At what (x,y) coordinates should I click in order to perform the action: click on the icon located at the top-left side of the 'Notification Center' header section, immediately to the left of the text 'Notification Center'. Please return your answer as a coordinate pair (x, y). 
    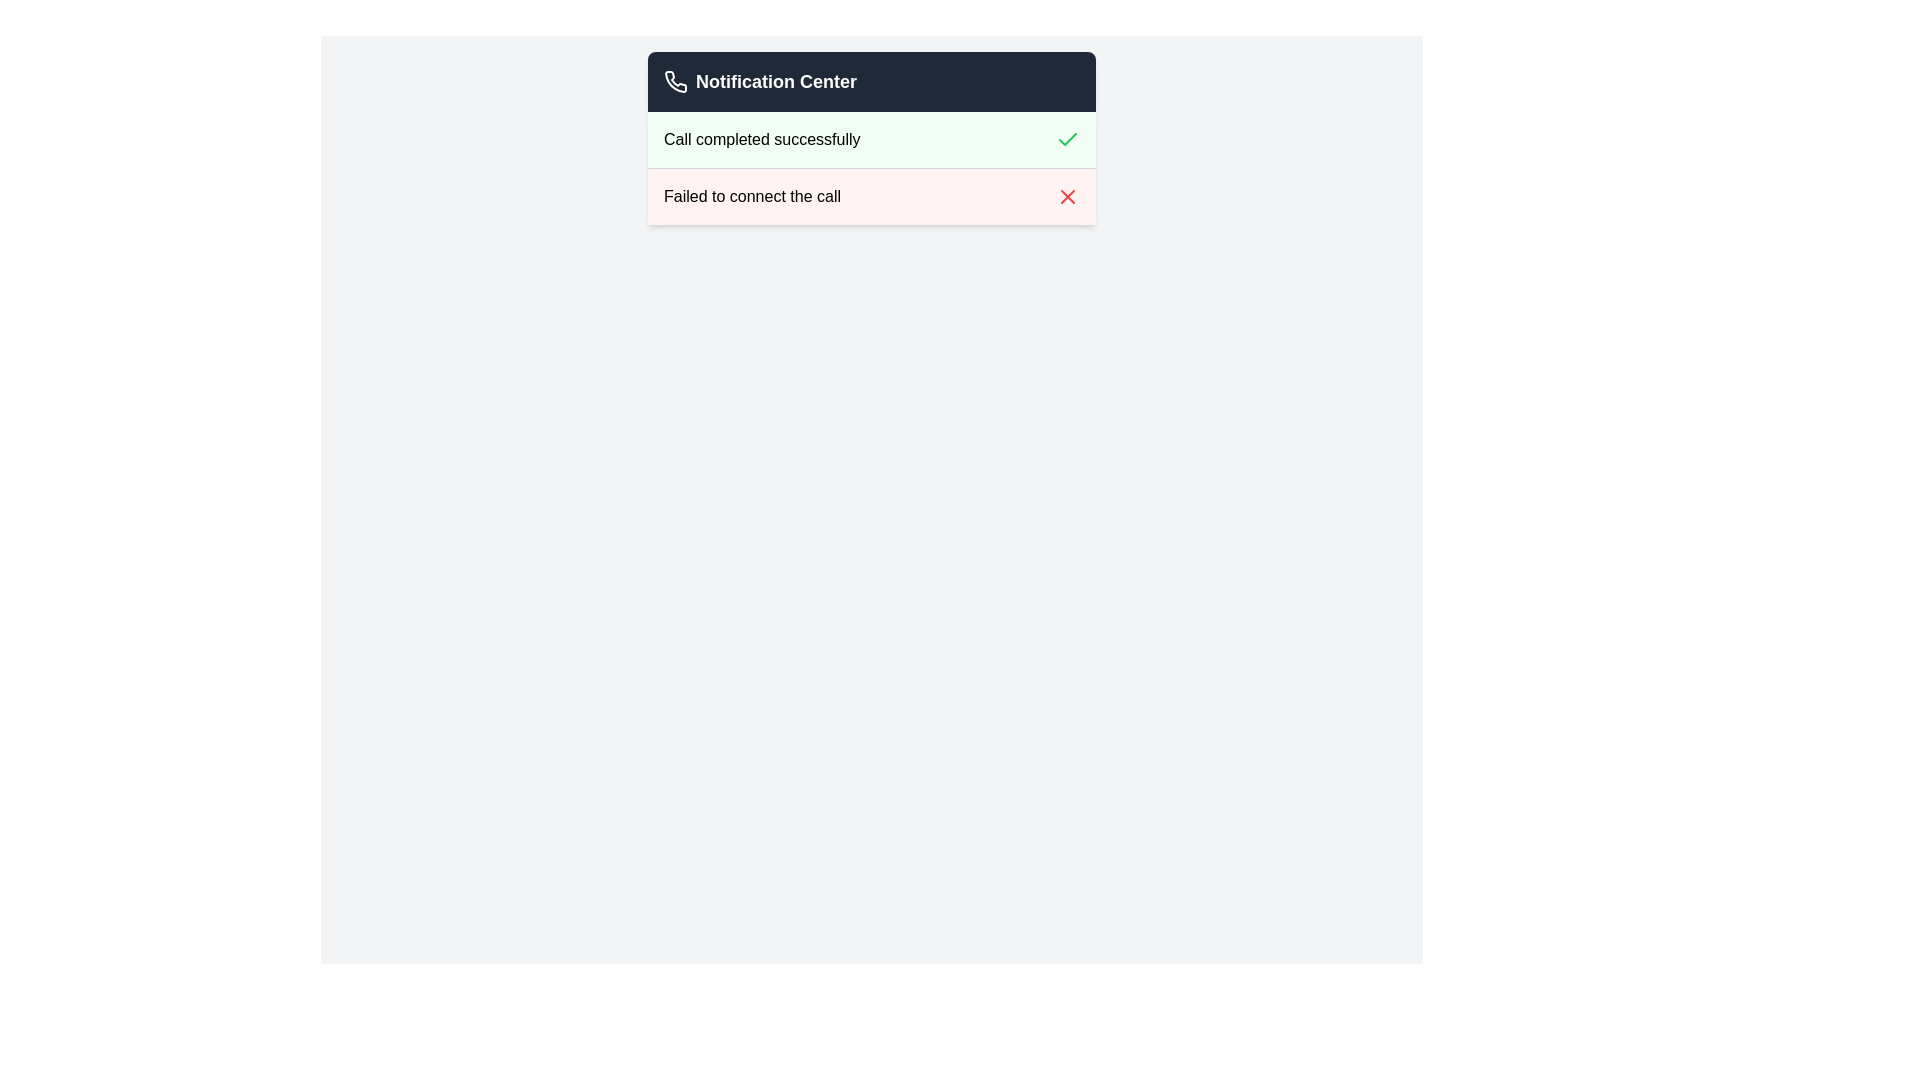
    Looking at the image, I should click on (676, 80).